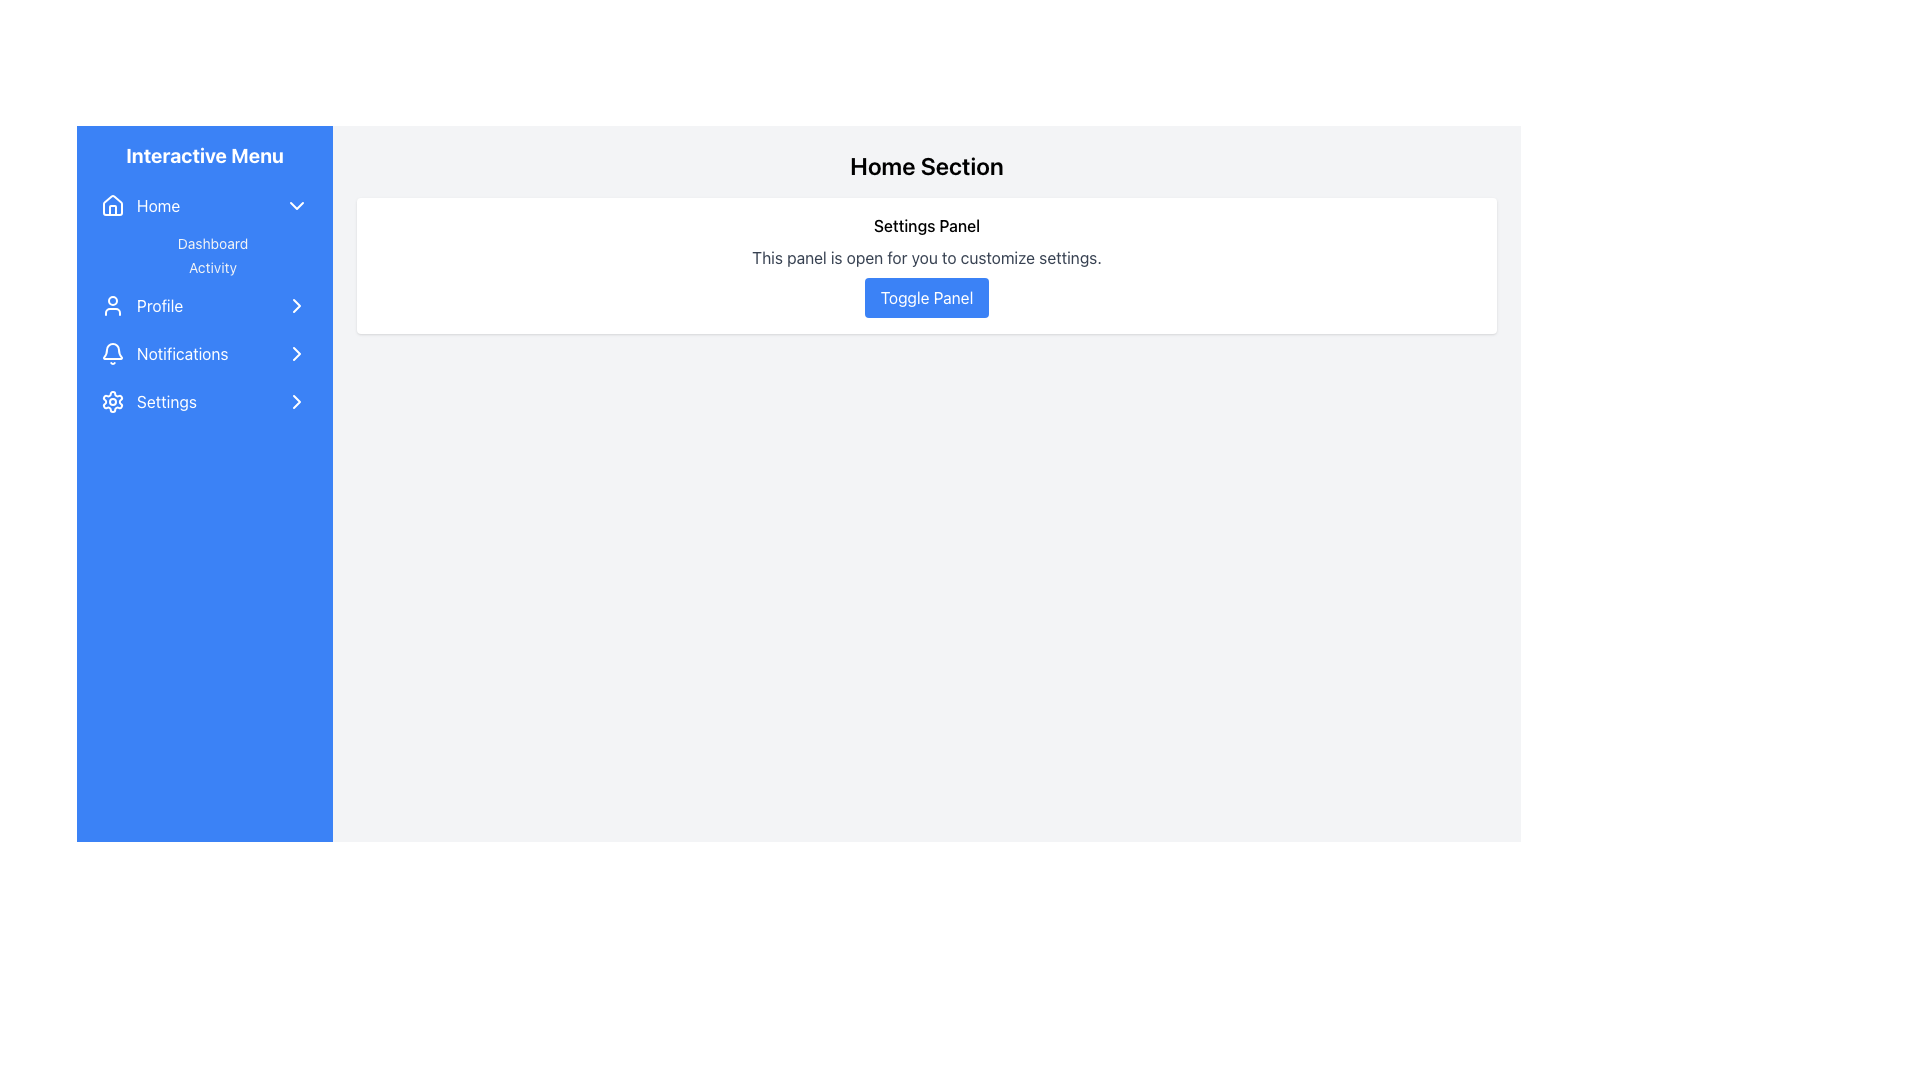 Image resolution: width=1920 pixels, height=1080 pixels. I want to click on the 'Home' text label which is styled with white text on a blue background, located in the sidebar near the top adjacent to a house-shaped icon, so click(157, 205).